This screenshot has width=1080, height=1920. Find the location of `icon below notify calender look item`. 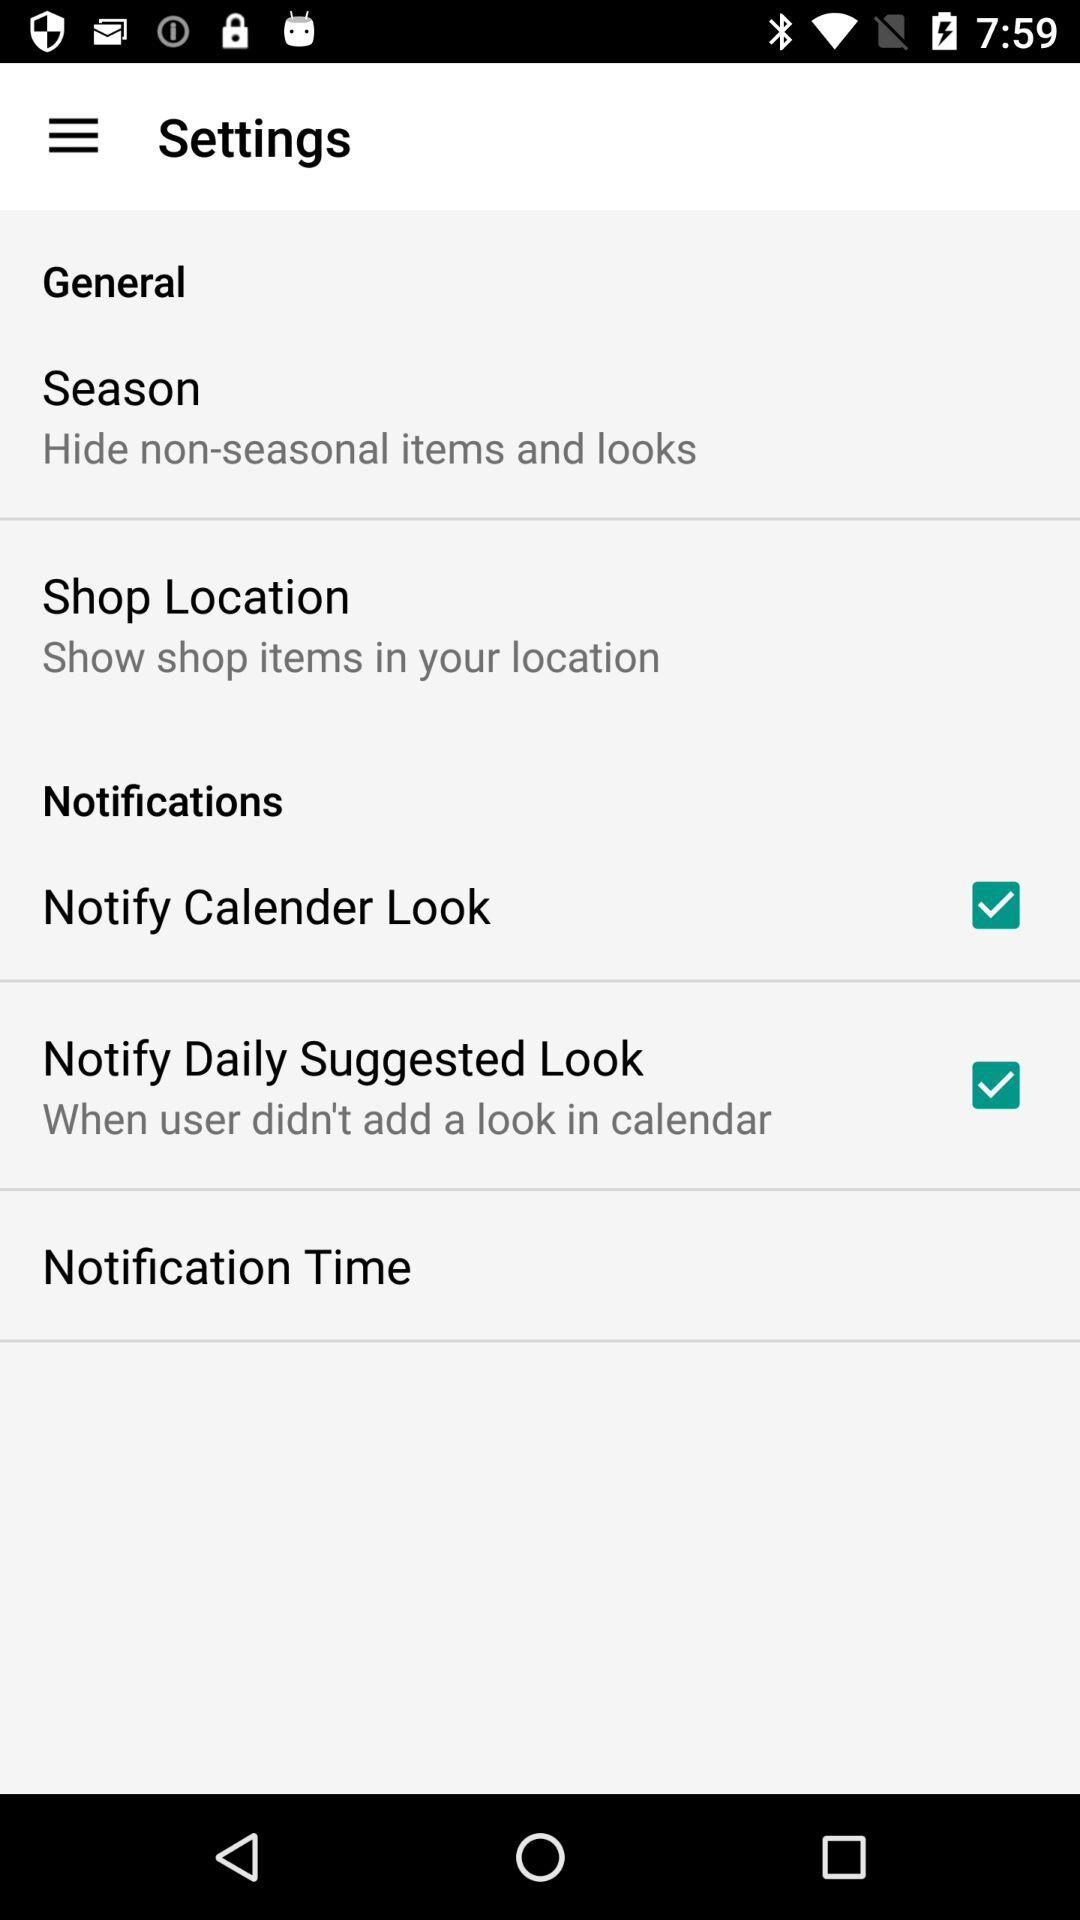

icon below notify calender look item is located at coordinates (341, 1055).